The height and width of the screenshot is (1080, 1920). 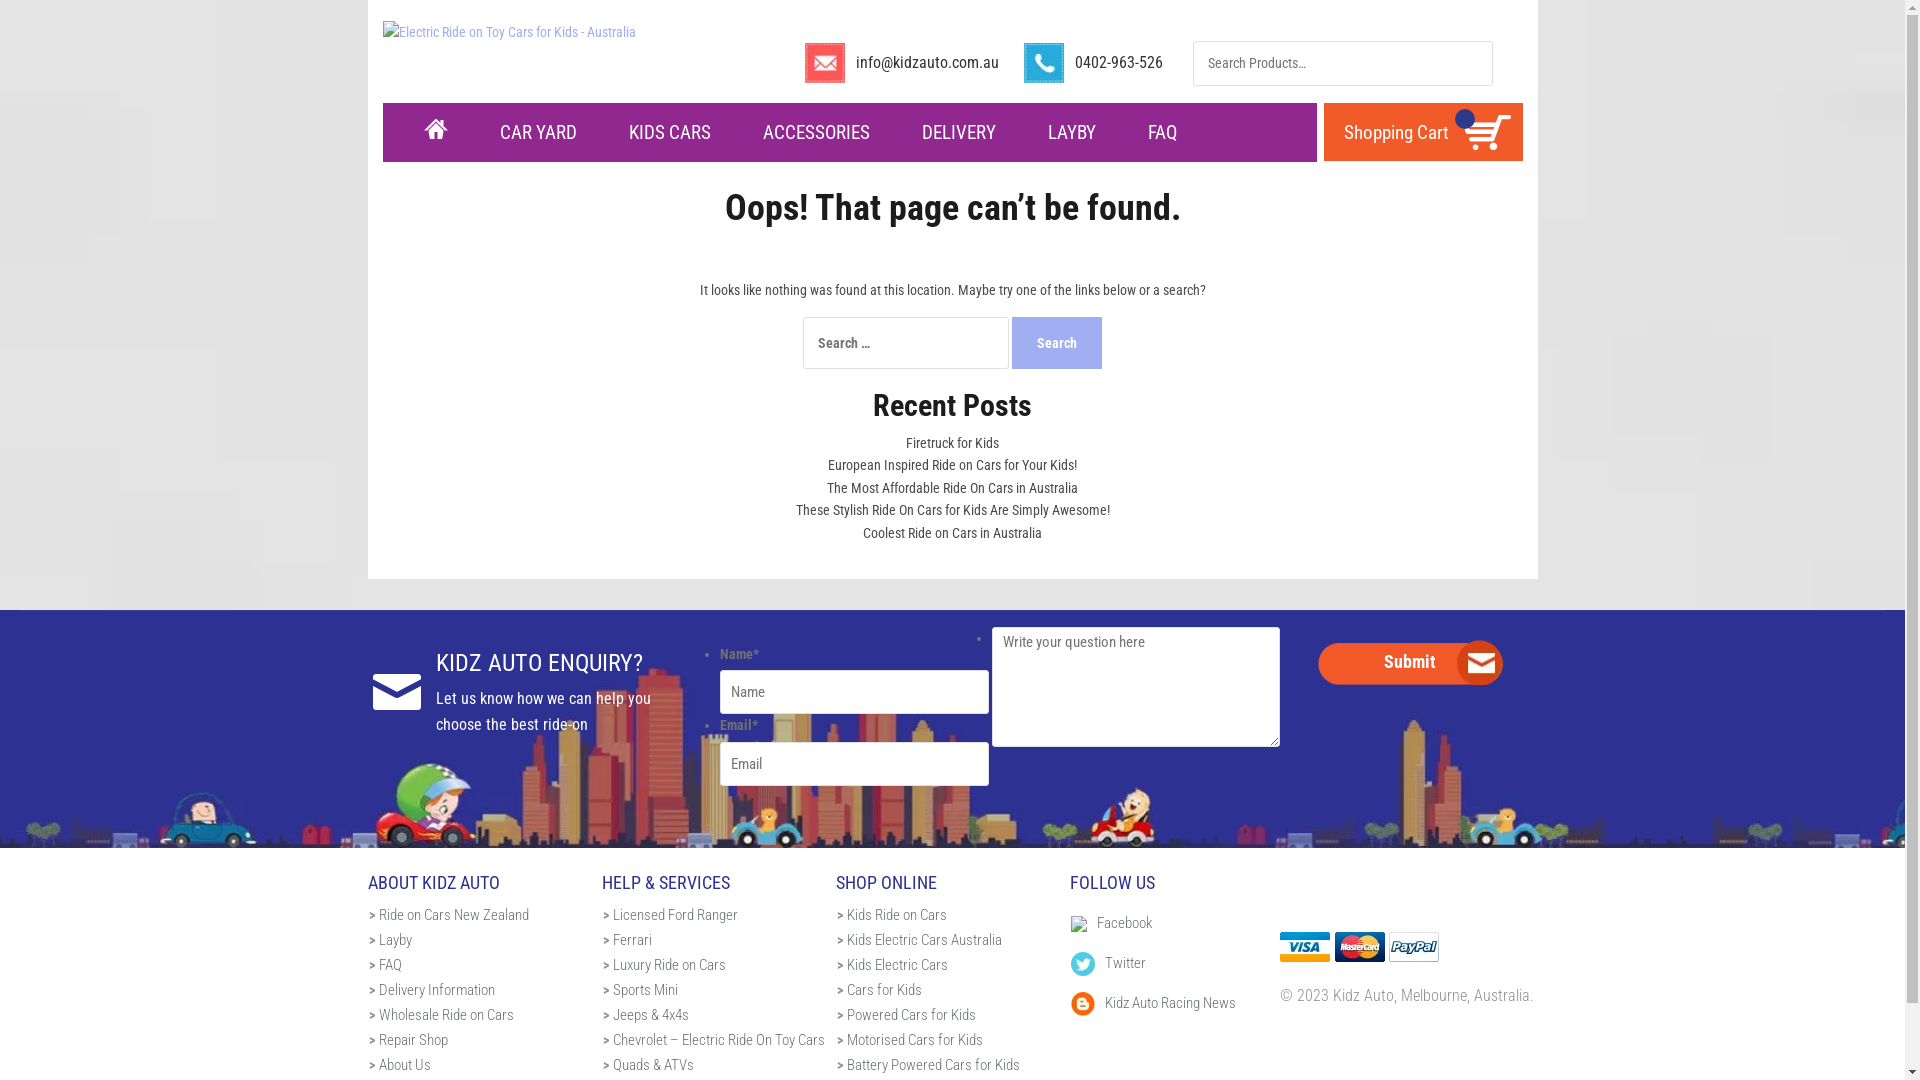 What do you see at coordinates (1152, 1002) in the screenshot?
I see `'Kidz Auto Racing News'` at bounding box center [1152, 1002].